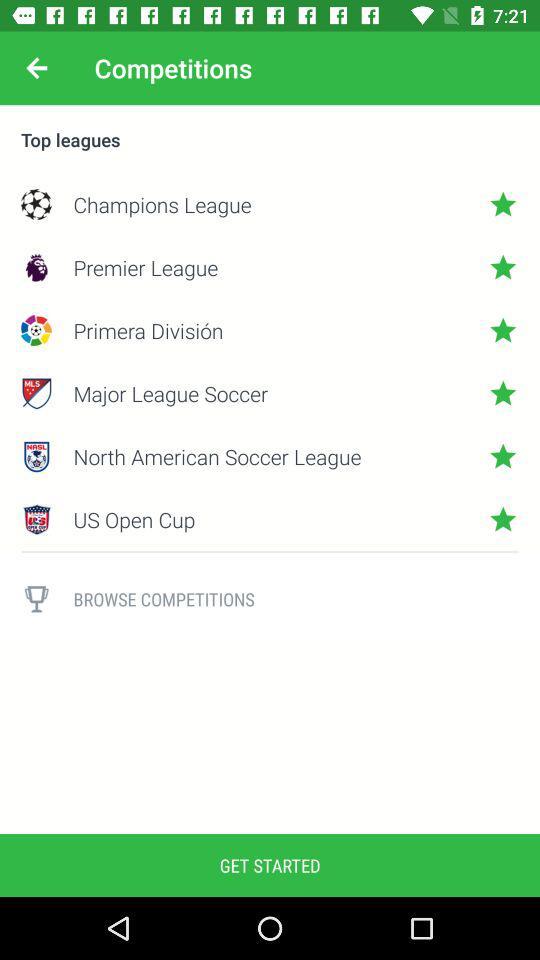  What do you see at coordinates (295, 599) in the screenshot?
I see `browse competitions icon` at bounding box center [295, 599].